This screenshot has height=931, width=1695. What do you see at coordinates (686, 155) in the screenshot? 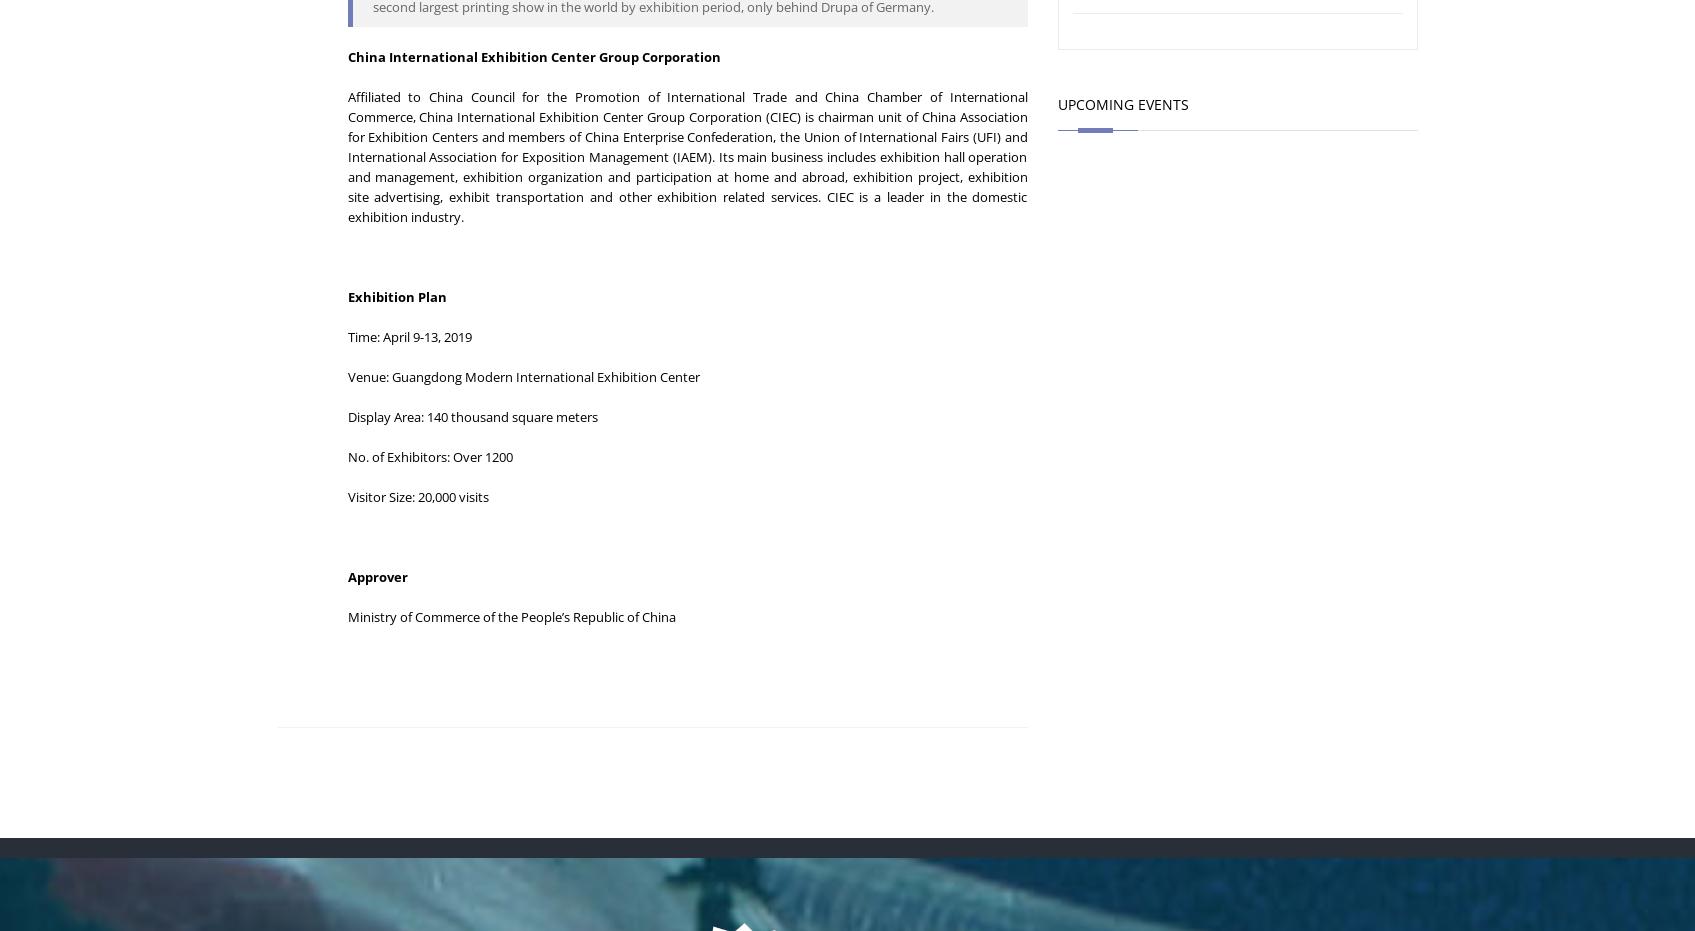
I see `'Affiliated to China Council for the Promotion of International Trade and China Chamber of International Commerce, China International Exhibition Center Group Corporation (CIEC) is chairman unit of China Association for Exhibition Centers and members of China Enterprise Confederation, the Union of International Fairs (UFI) and International Association for Exposition Management (IAEM). Its main business includes exhibition hall operation and management, exhibition organization and participation at home and abroad, exhibition project, exhibition site advertising, exhibit transportation and other exhibition related services. CIEC is a leader in the domestic exhibition industry.'` at bounding box center [686, 155].